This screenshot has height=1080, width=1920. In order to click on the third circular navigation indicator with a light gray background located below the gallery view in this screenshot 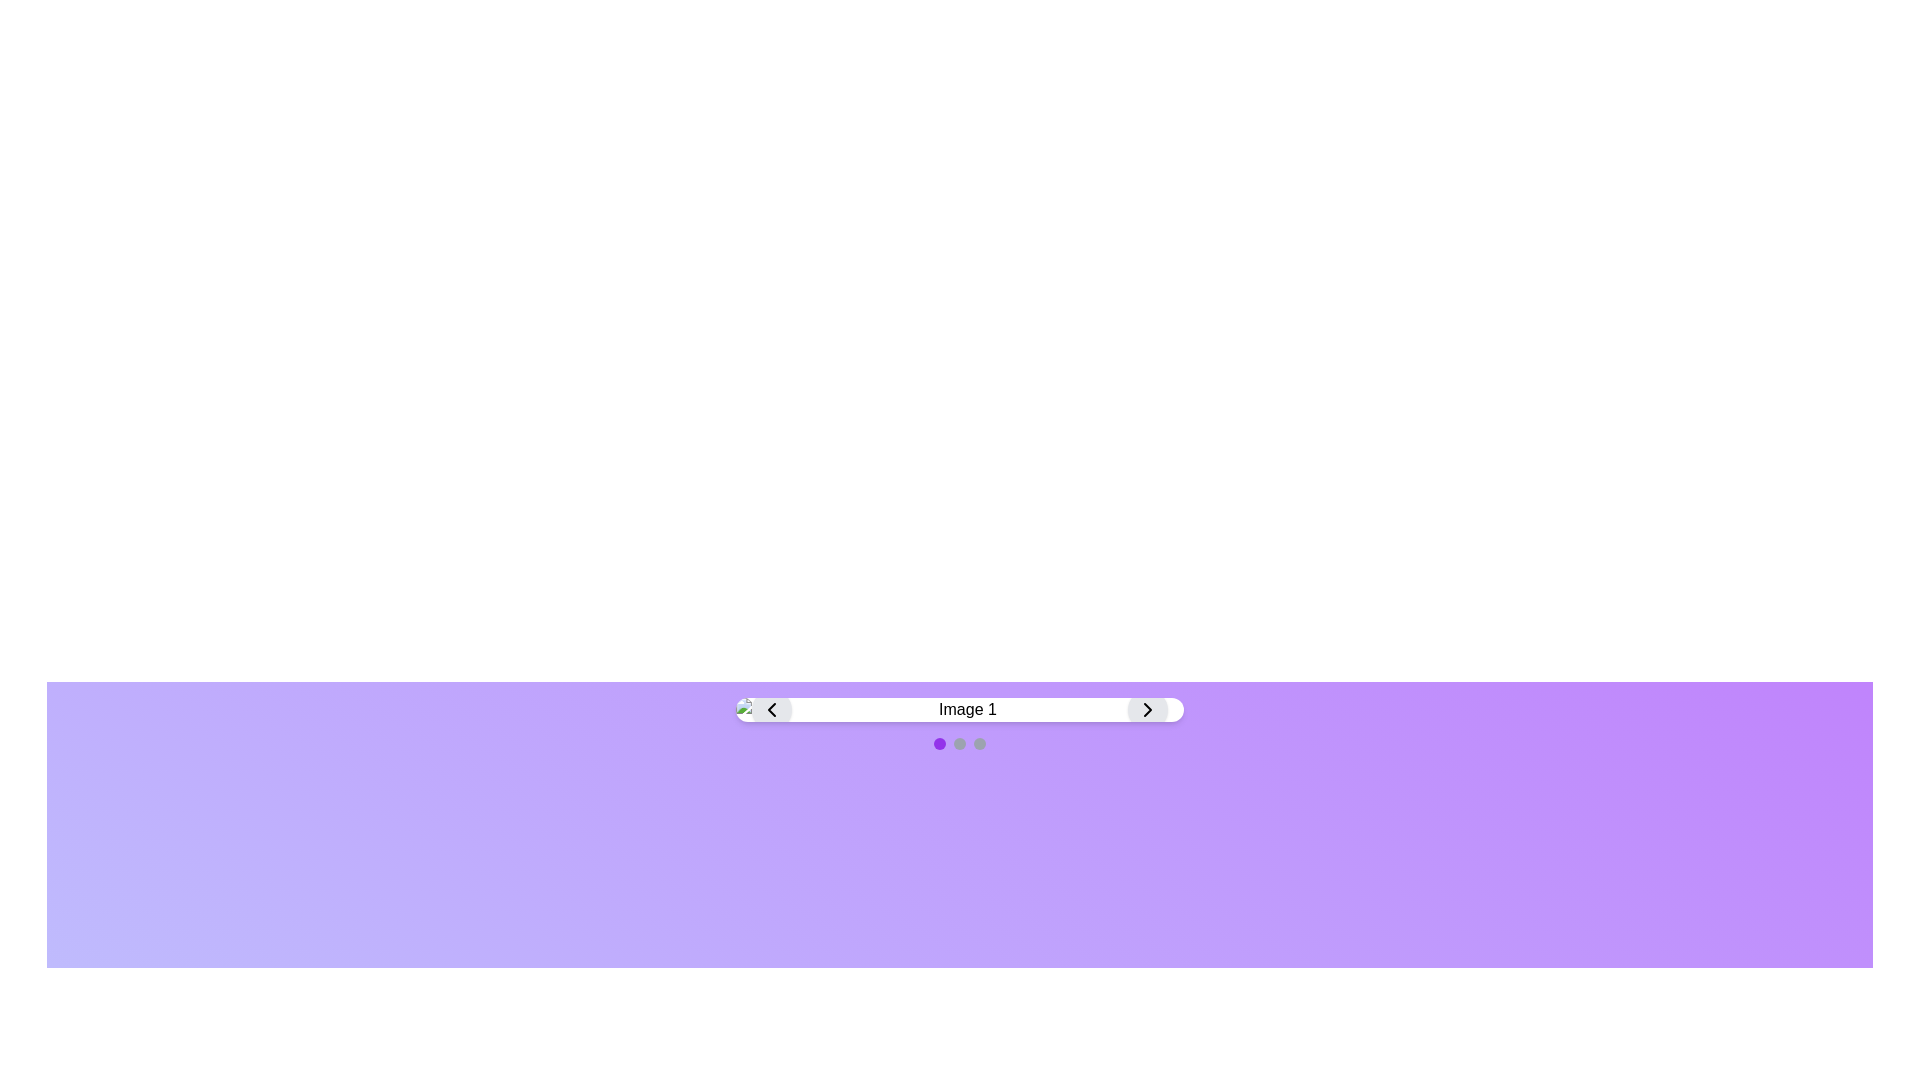, I will do `click(979, 744)`.